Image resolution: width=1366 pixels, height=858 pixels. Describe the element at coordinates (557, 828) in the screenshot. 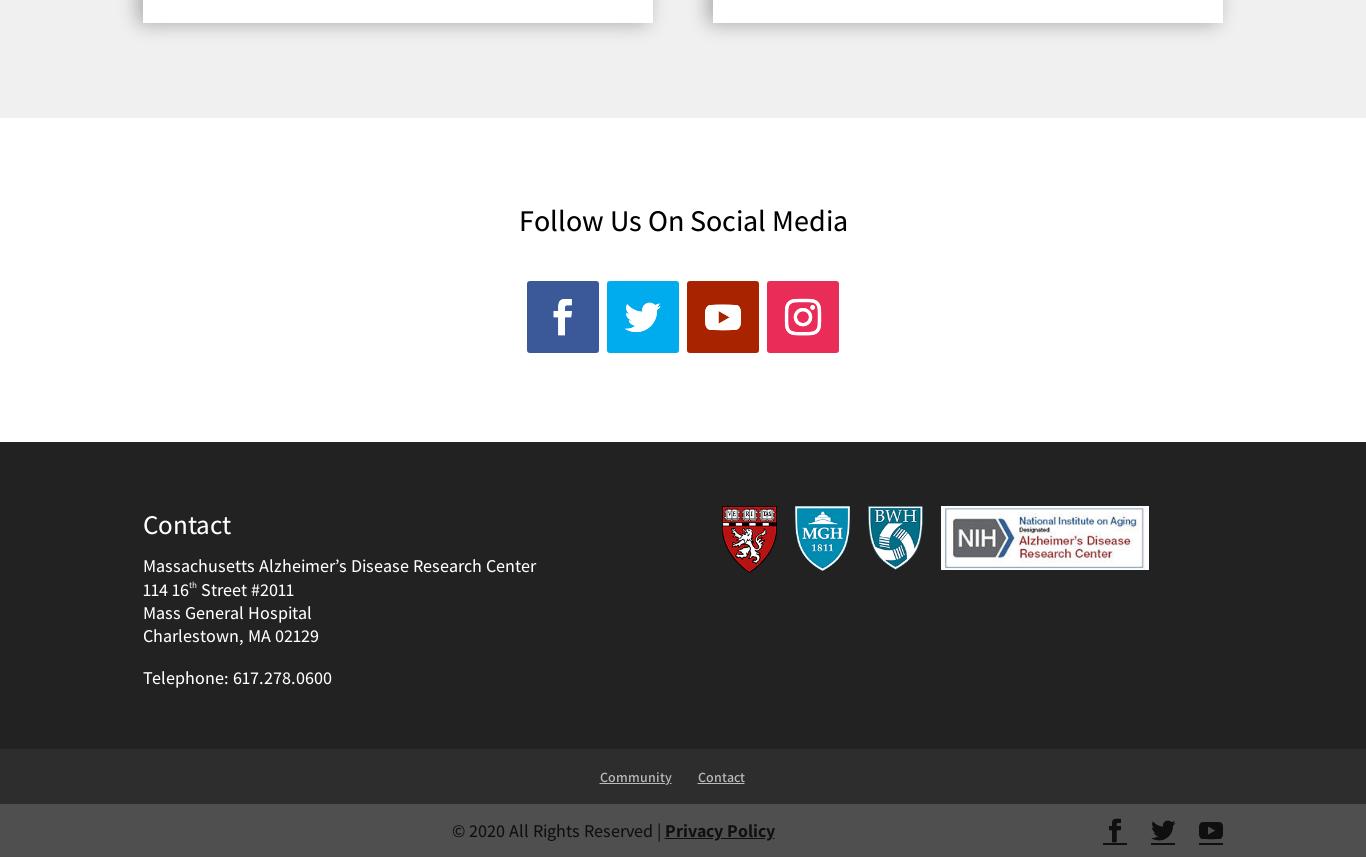

I see `'© 2020  All Rights Reserved |'` at that location.